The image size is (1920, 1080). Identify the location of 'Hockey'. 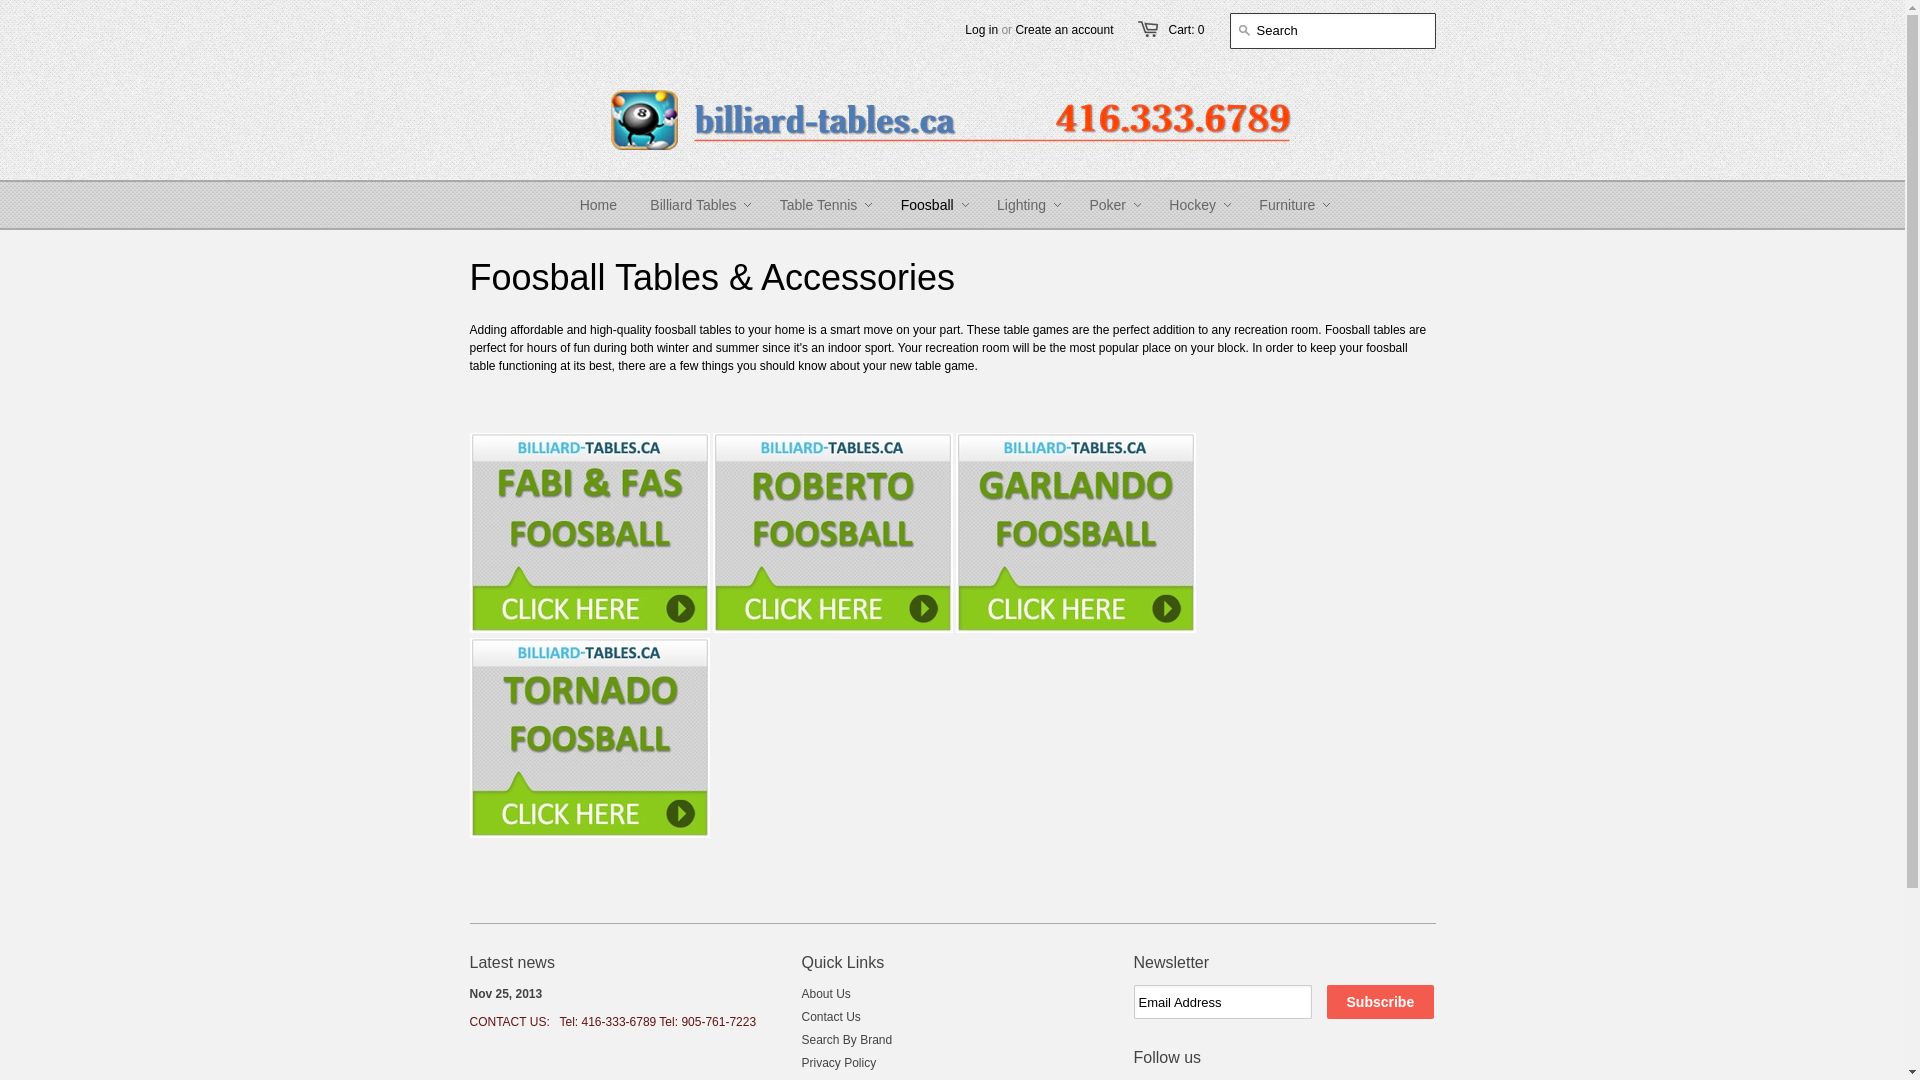
(1192, 204).